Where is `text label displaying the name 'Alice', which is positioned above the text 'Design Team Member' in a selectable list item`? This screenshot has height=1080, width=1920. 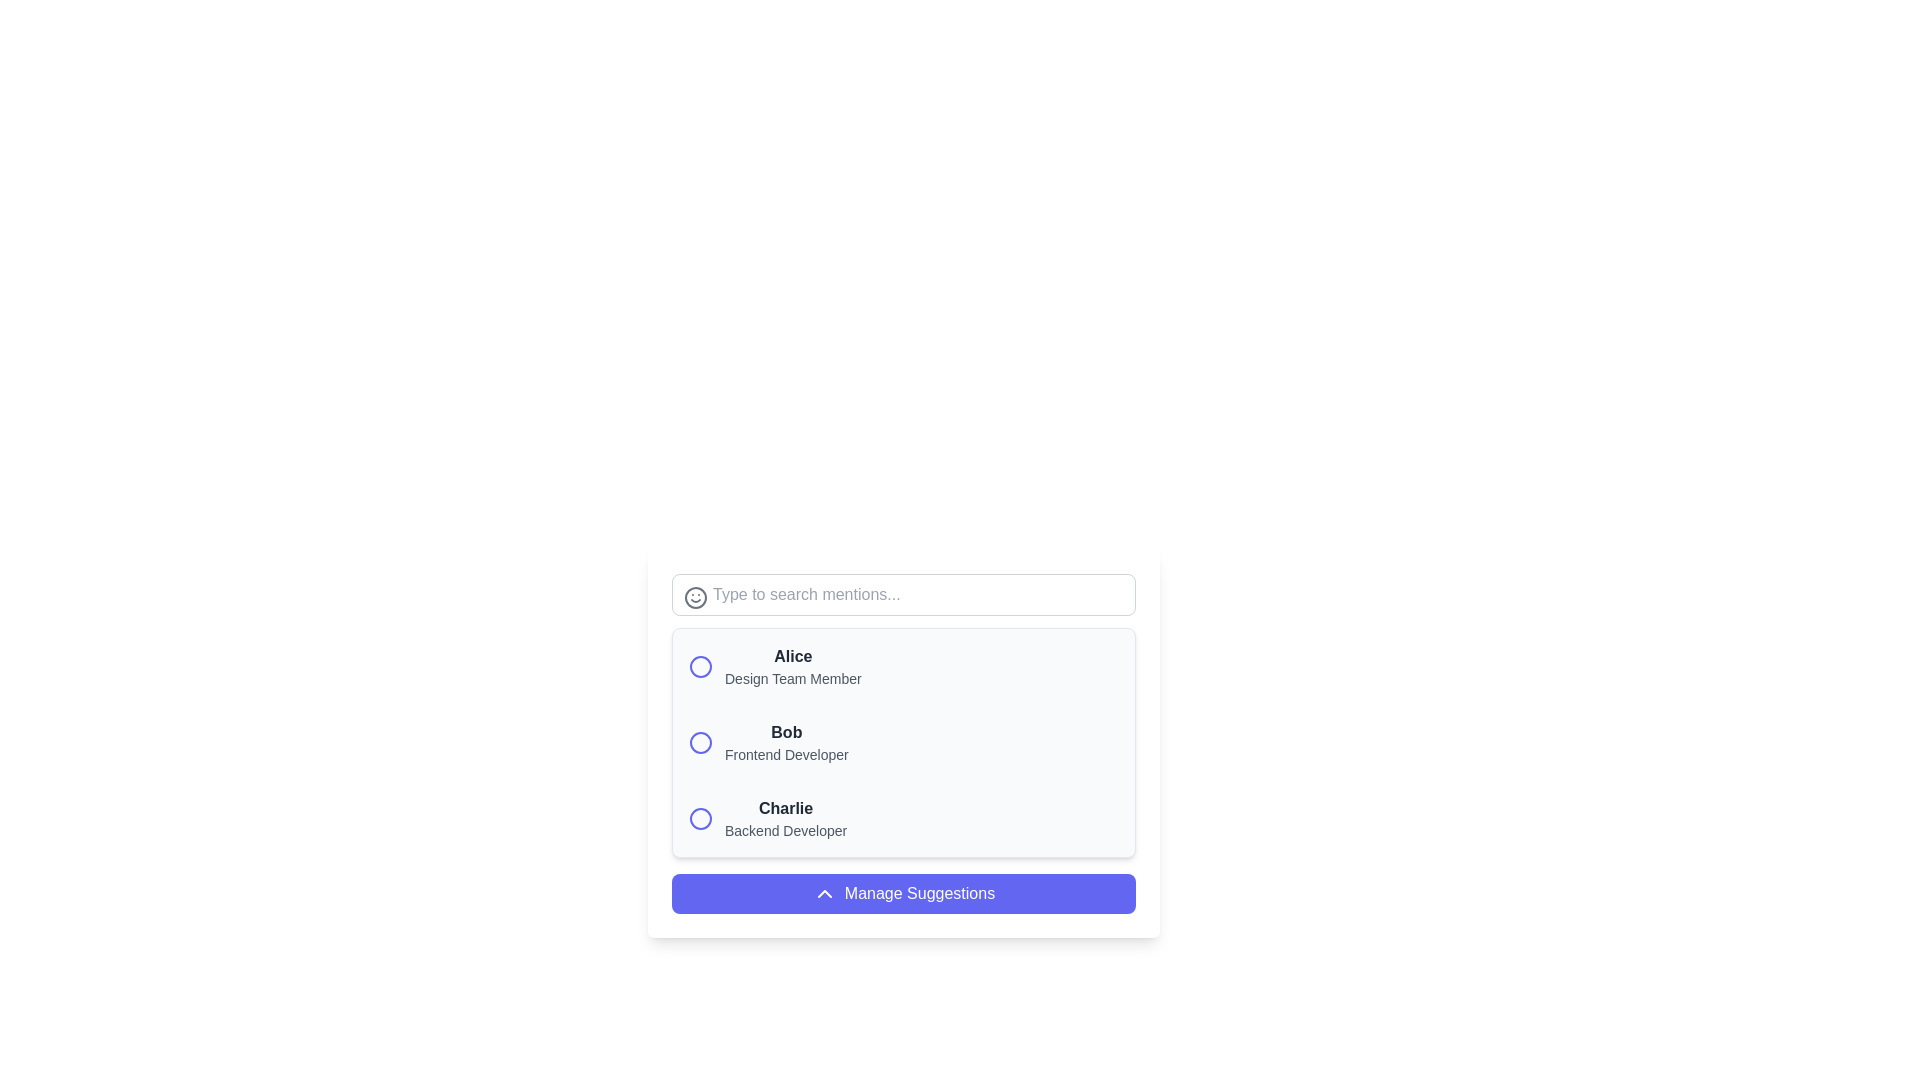
text label displaying the name 'Alice', which is positioned above the text 'Design Team Member' in a selectable list item is located at coordinates (792, 656).